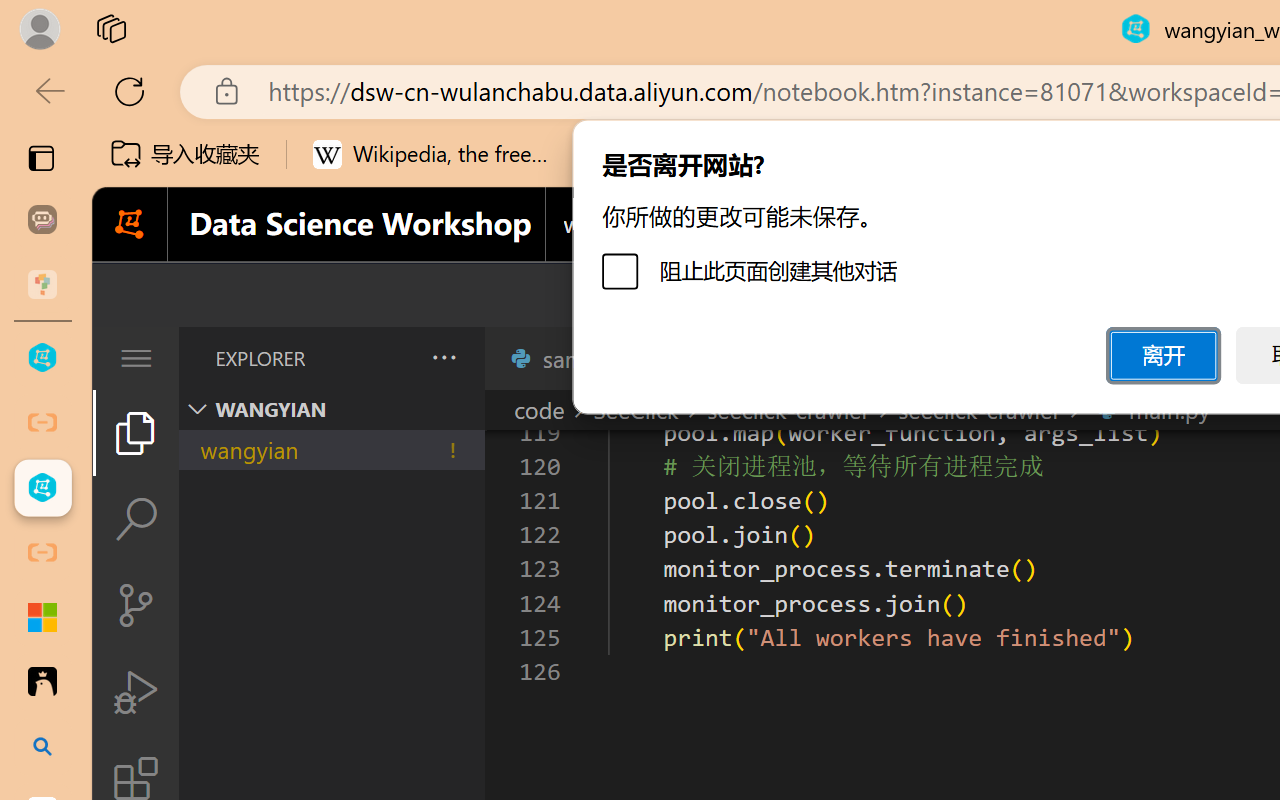  What do you see at coordinates (134, 692) in the screenshot?
I see `'Run and Debug (Ctrl+Shift+D)'` at bounding box center [134, 692].